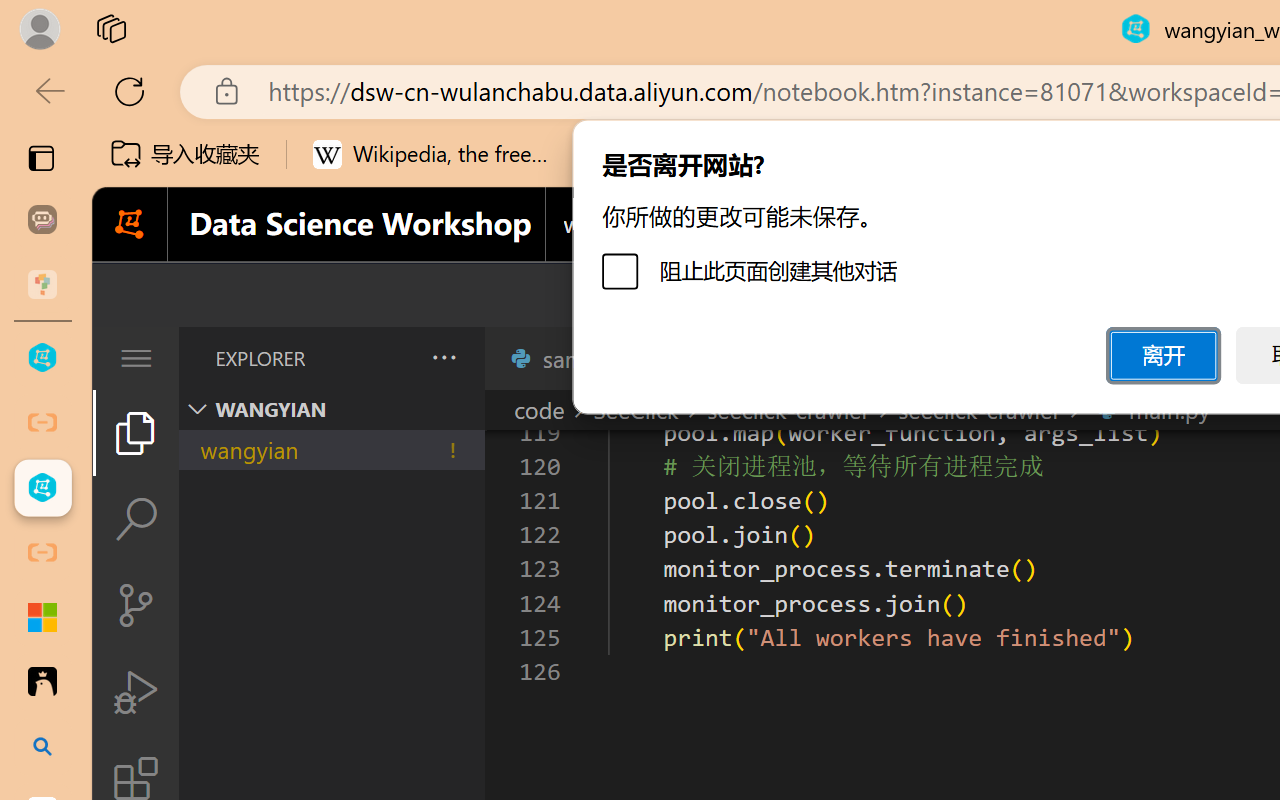  What do you see at coordinates (134, 692) in the screenshot?
I see `'Run and Debug (Ctrl+Shift+D)'` at bounding box center [134, 692].